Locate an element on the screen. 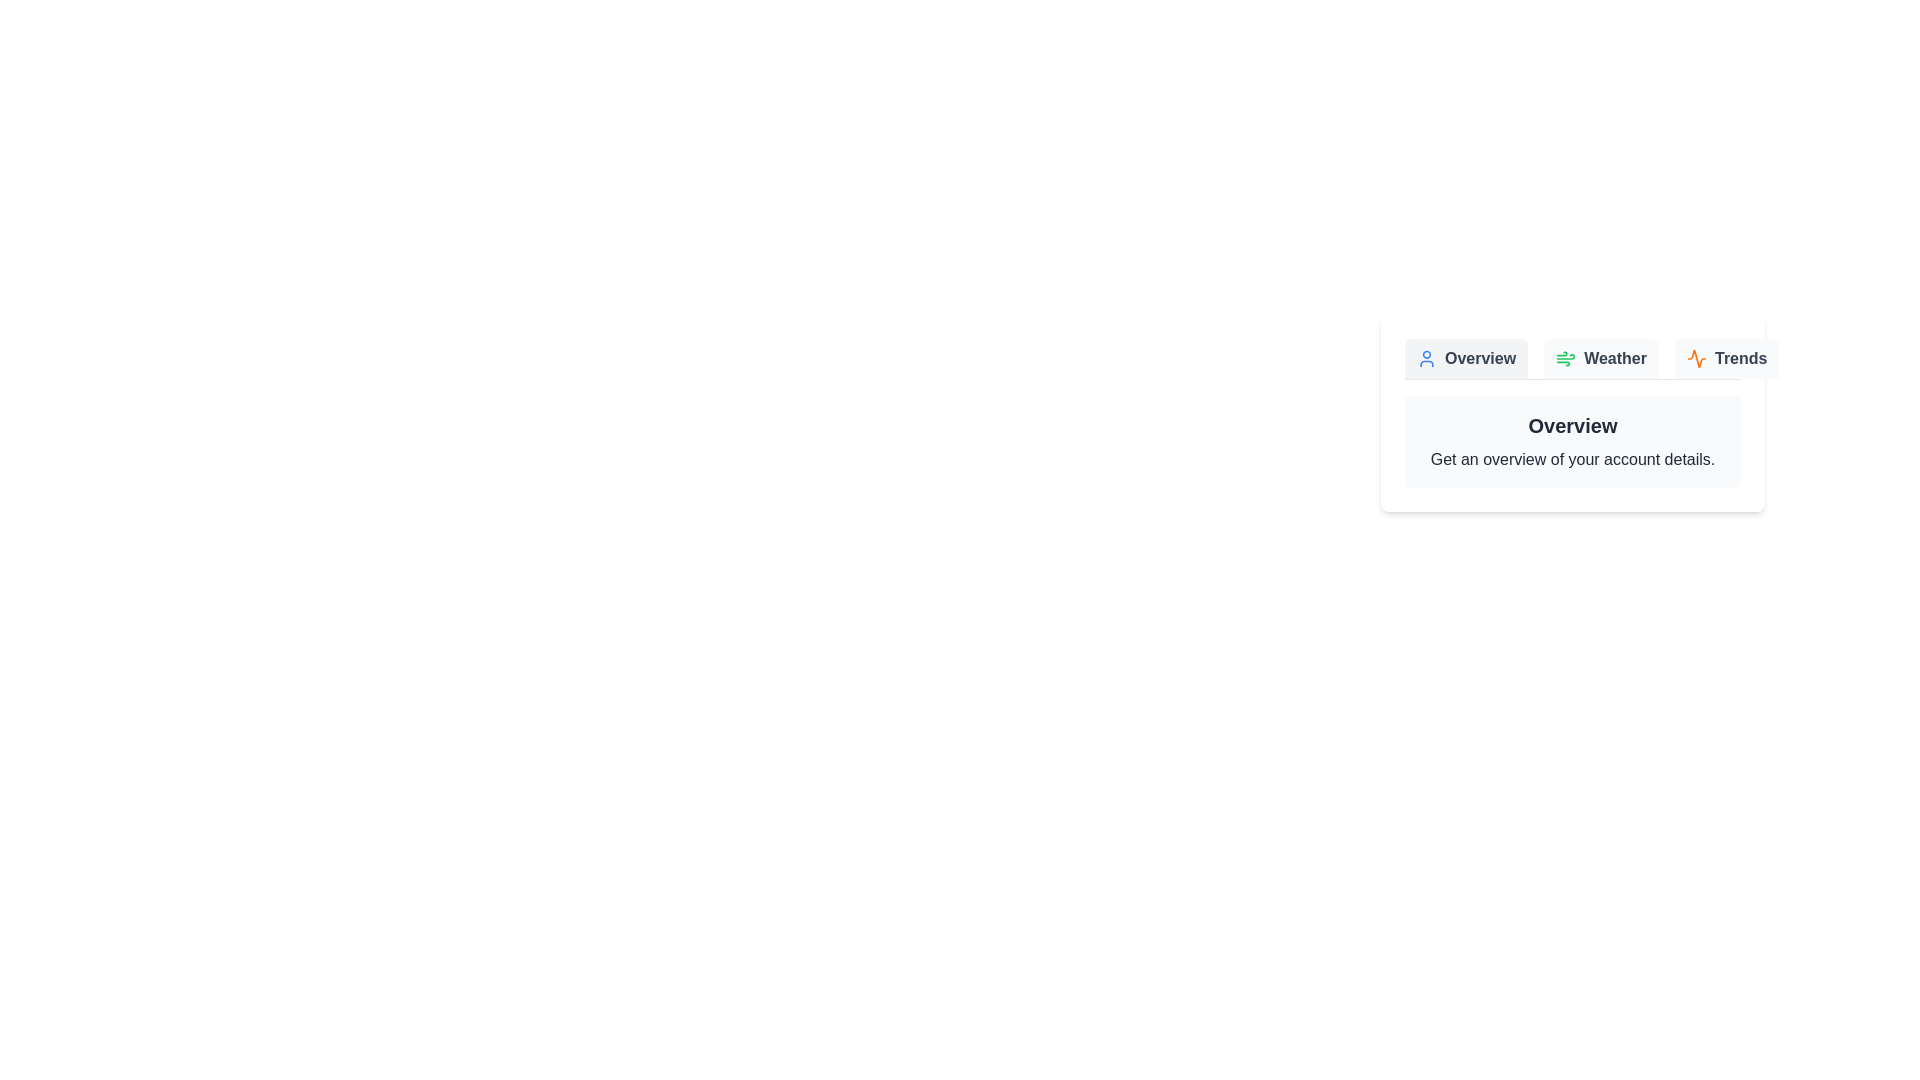 The height and width of the screenshot is (1080, 1920). the tab labeled Global is located at coordinates (1845, 357).